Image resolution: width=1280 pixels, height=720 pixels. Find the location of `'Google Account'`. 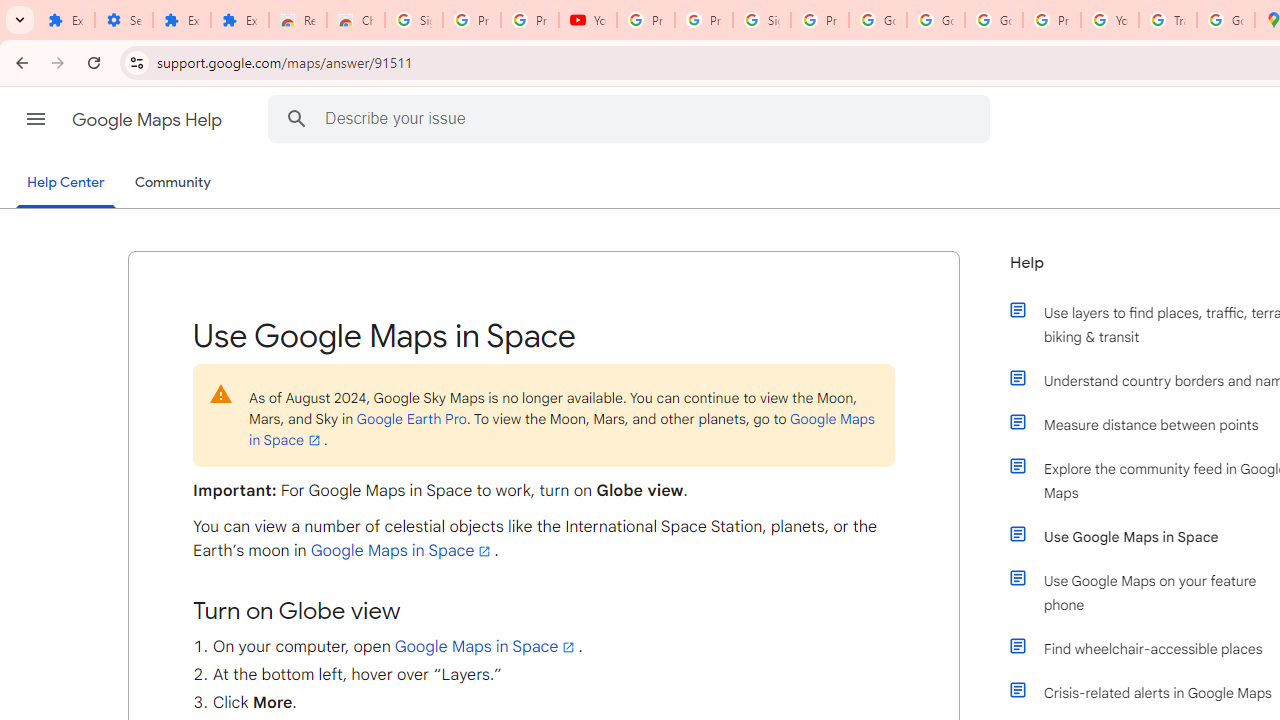

'Google Account' is located at coordinates (935, 20).